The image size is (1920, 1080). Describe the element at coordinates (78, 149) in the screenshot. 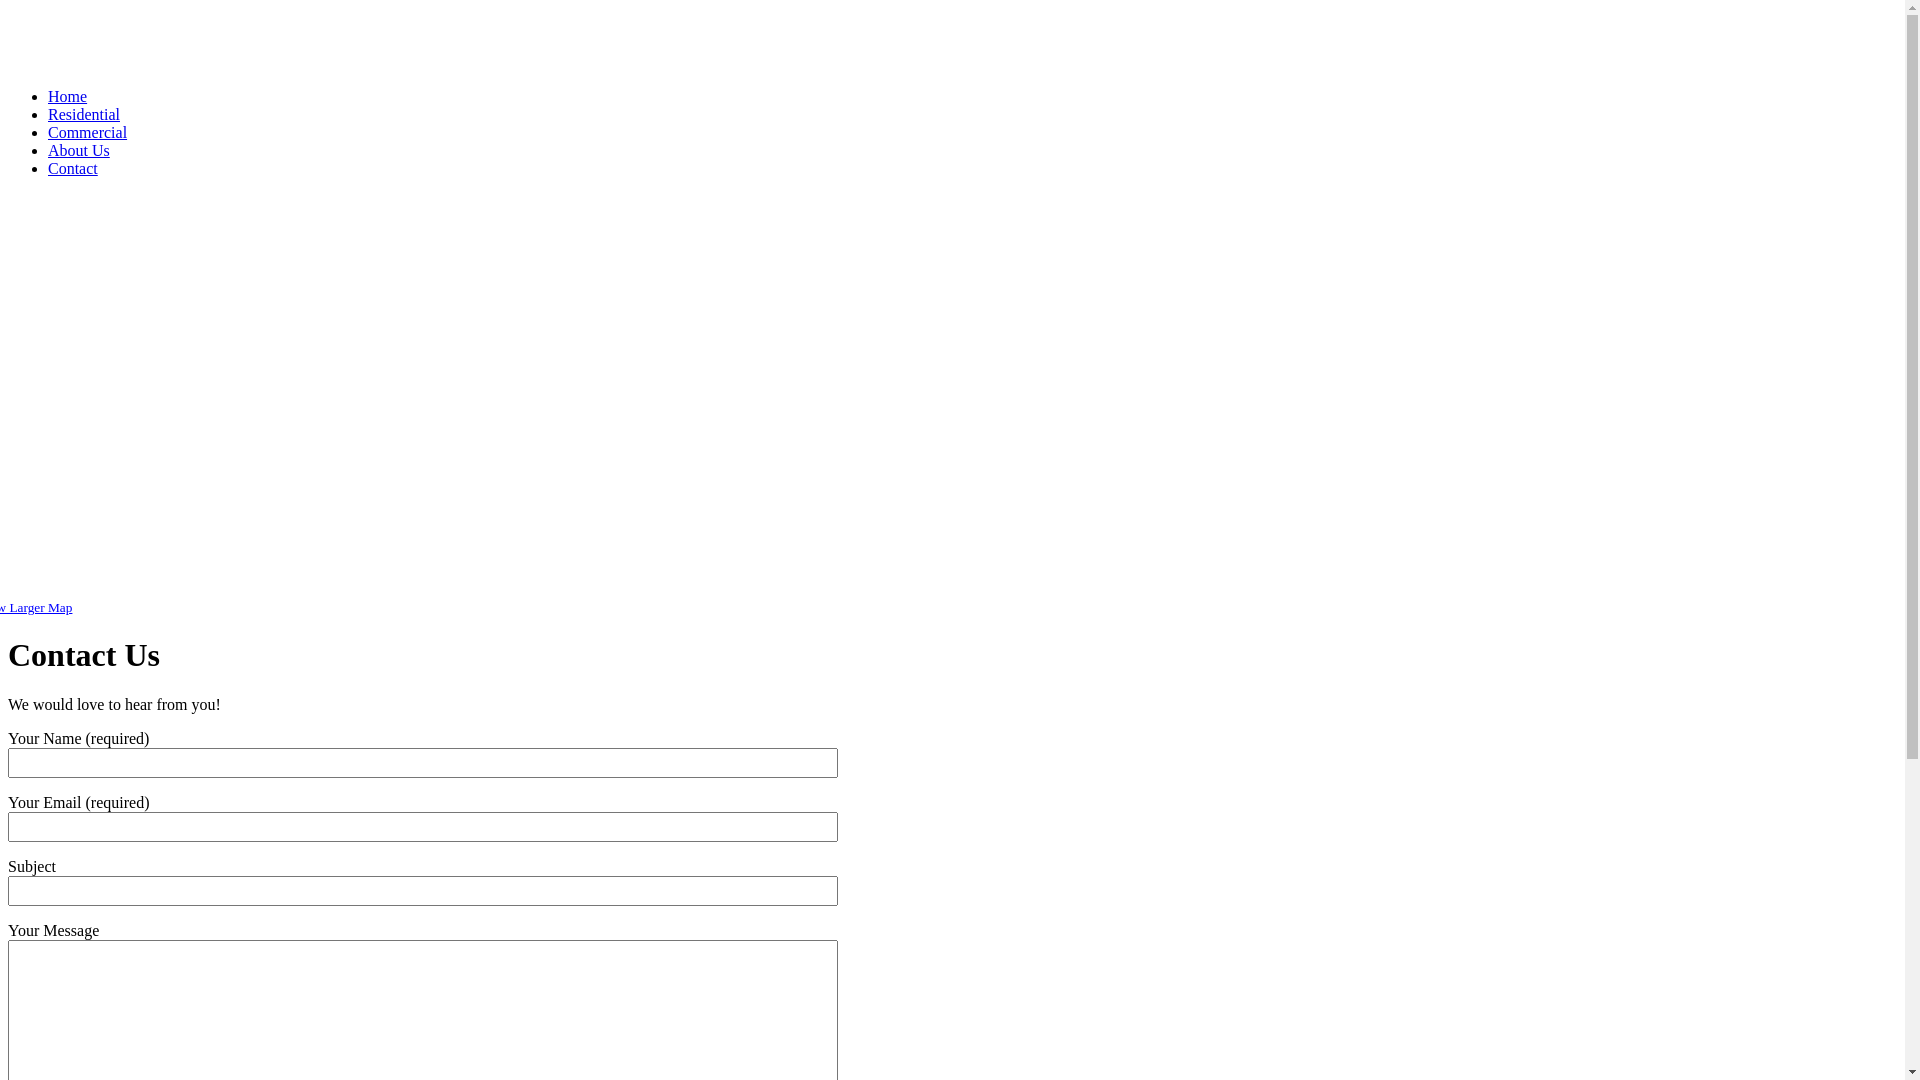

I see `'About Us'` at that location.